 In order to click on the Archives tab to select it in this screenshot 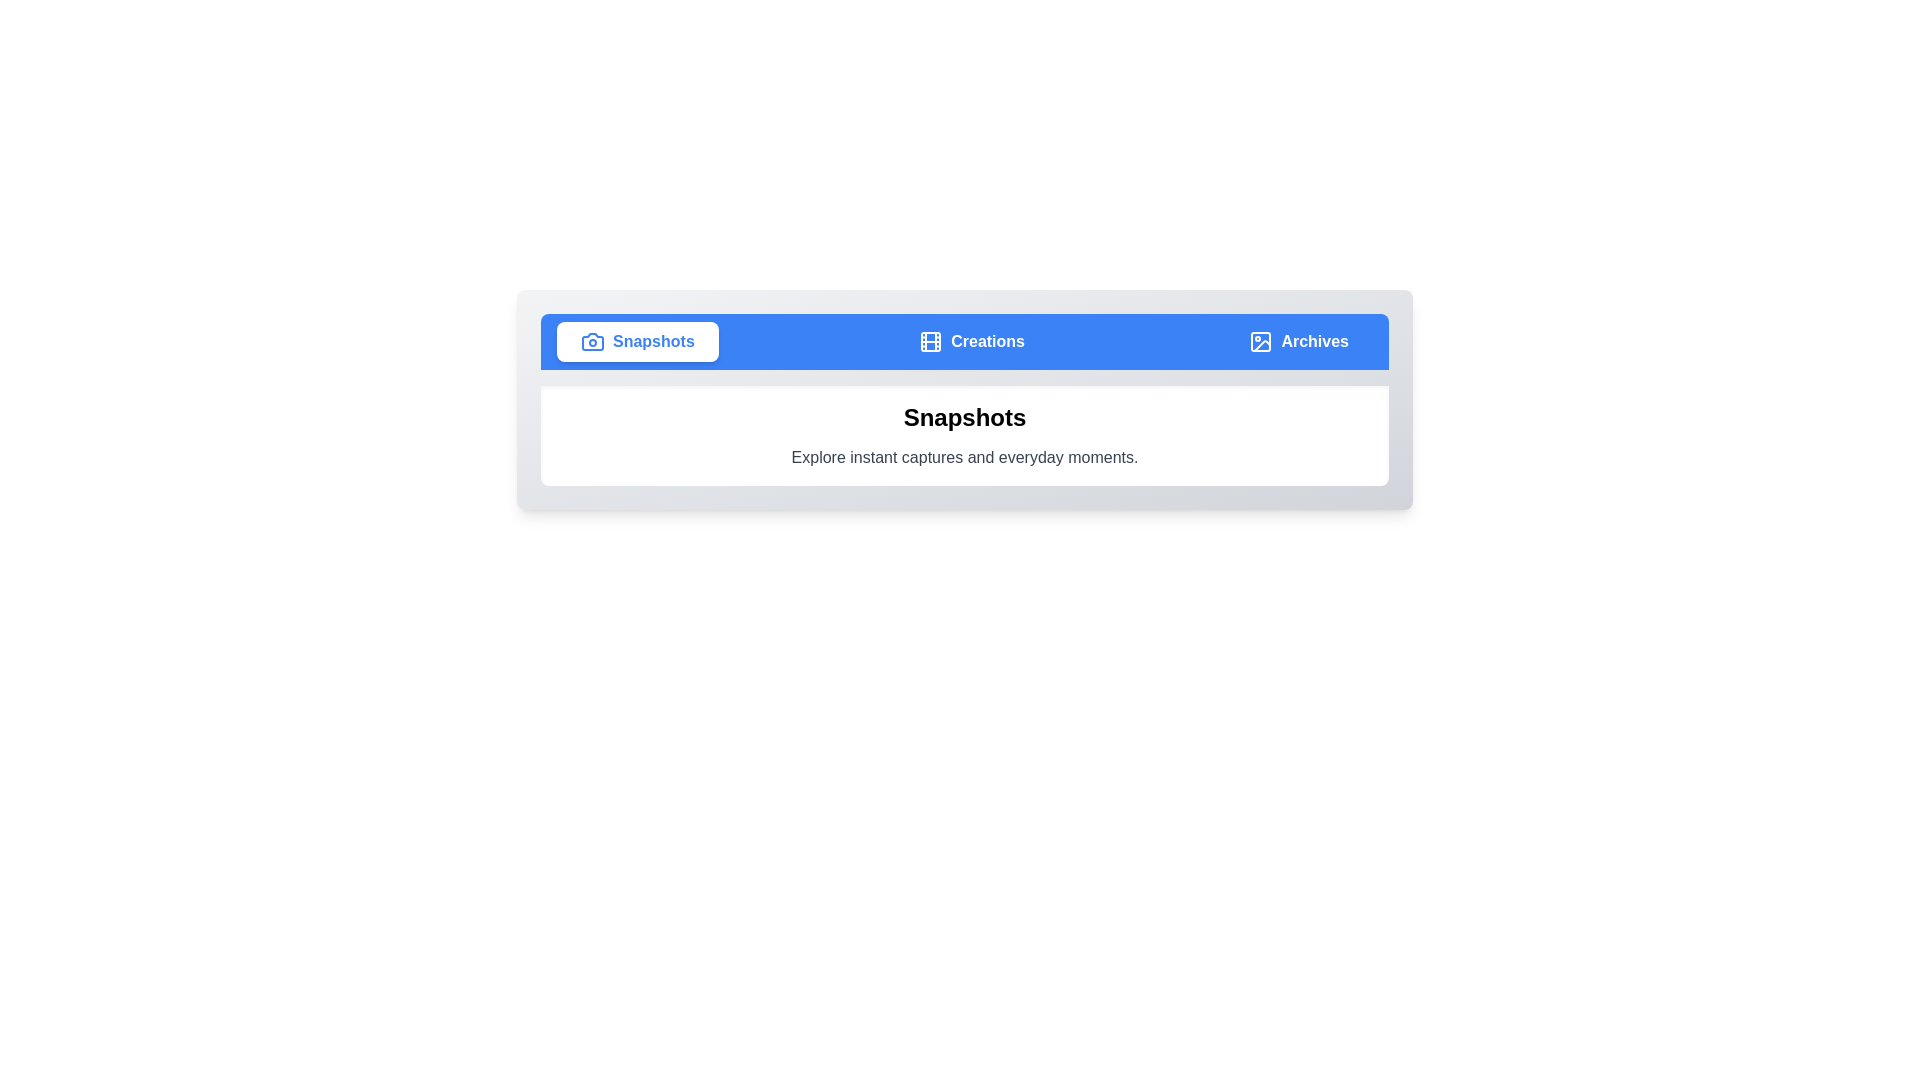, I will do `click(1299, 341)`.